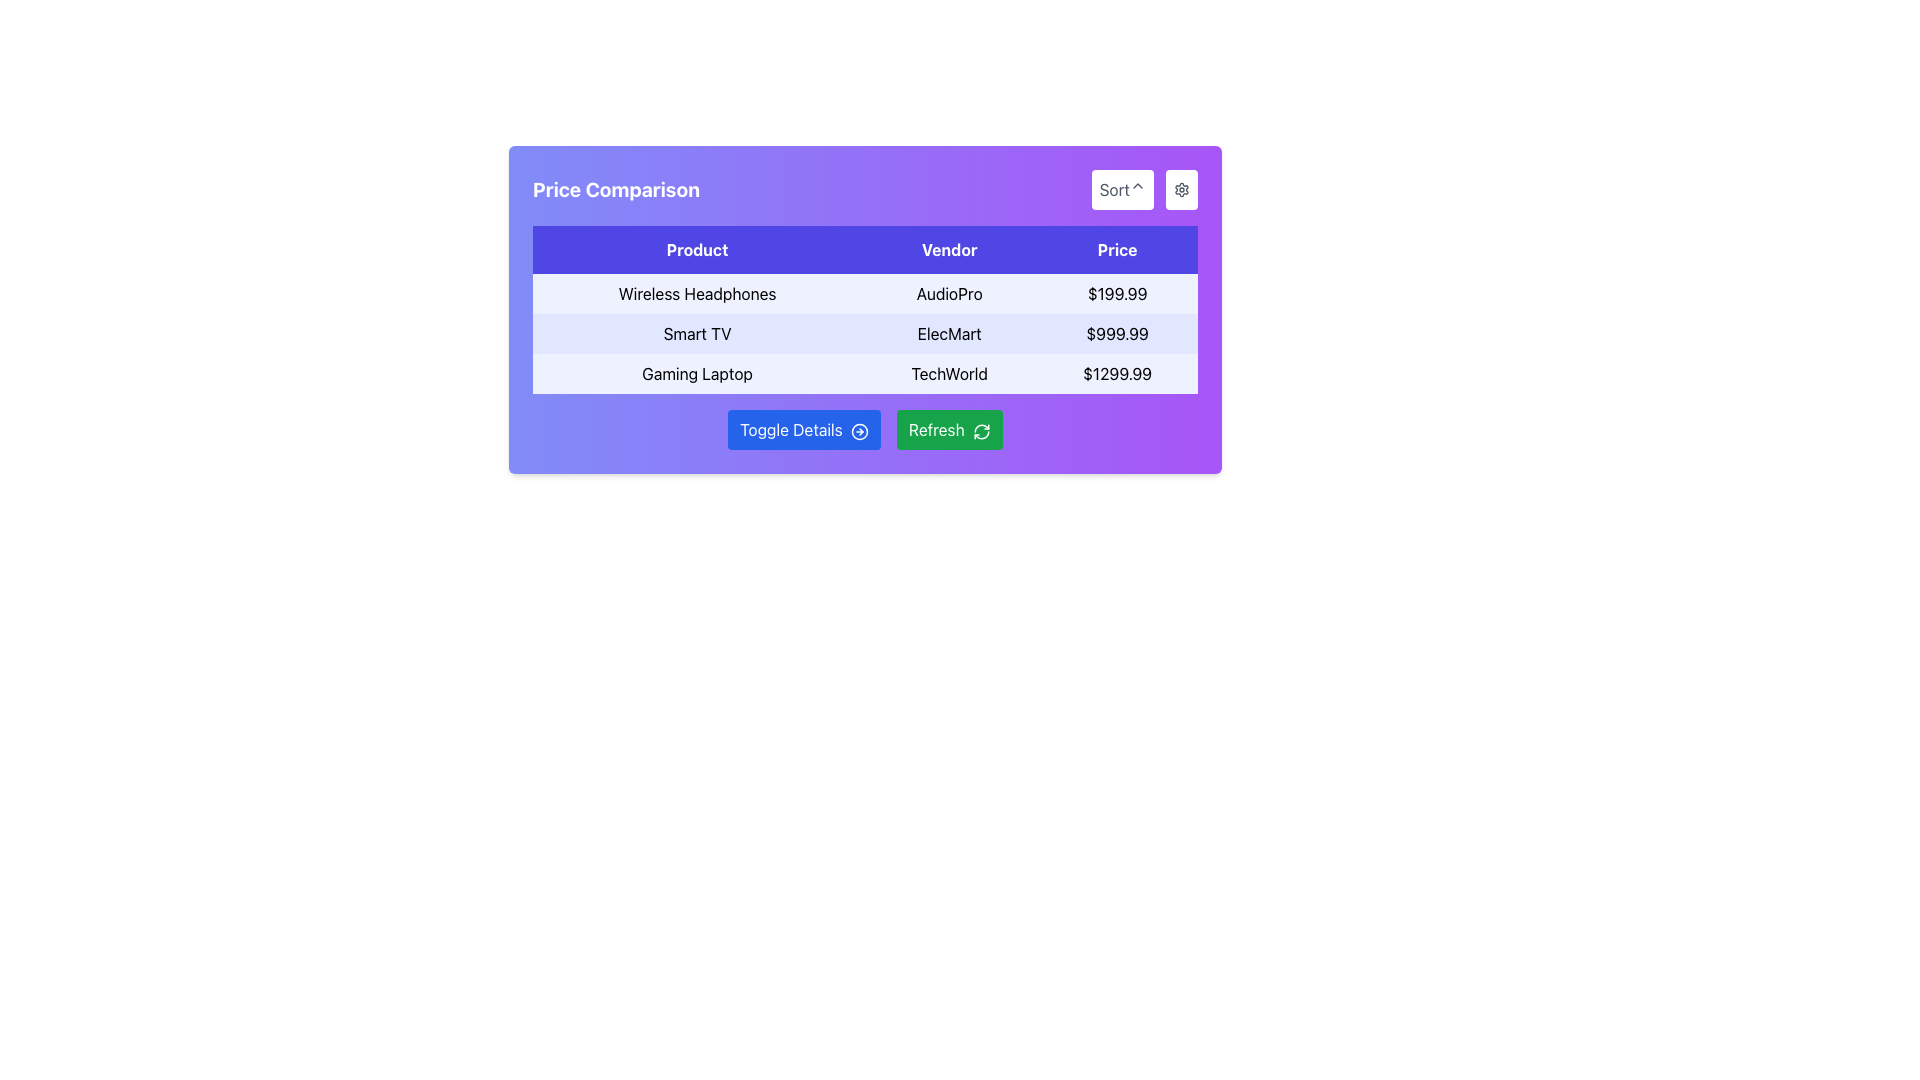 This screenshot has height=1080, width=1920. I want to click on rows in the Price Comparison Data Table located below the section title and adjacent to the 'Toggle Details' and 'Refresh' buttons, so click(865, 309).